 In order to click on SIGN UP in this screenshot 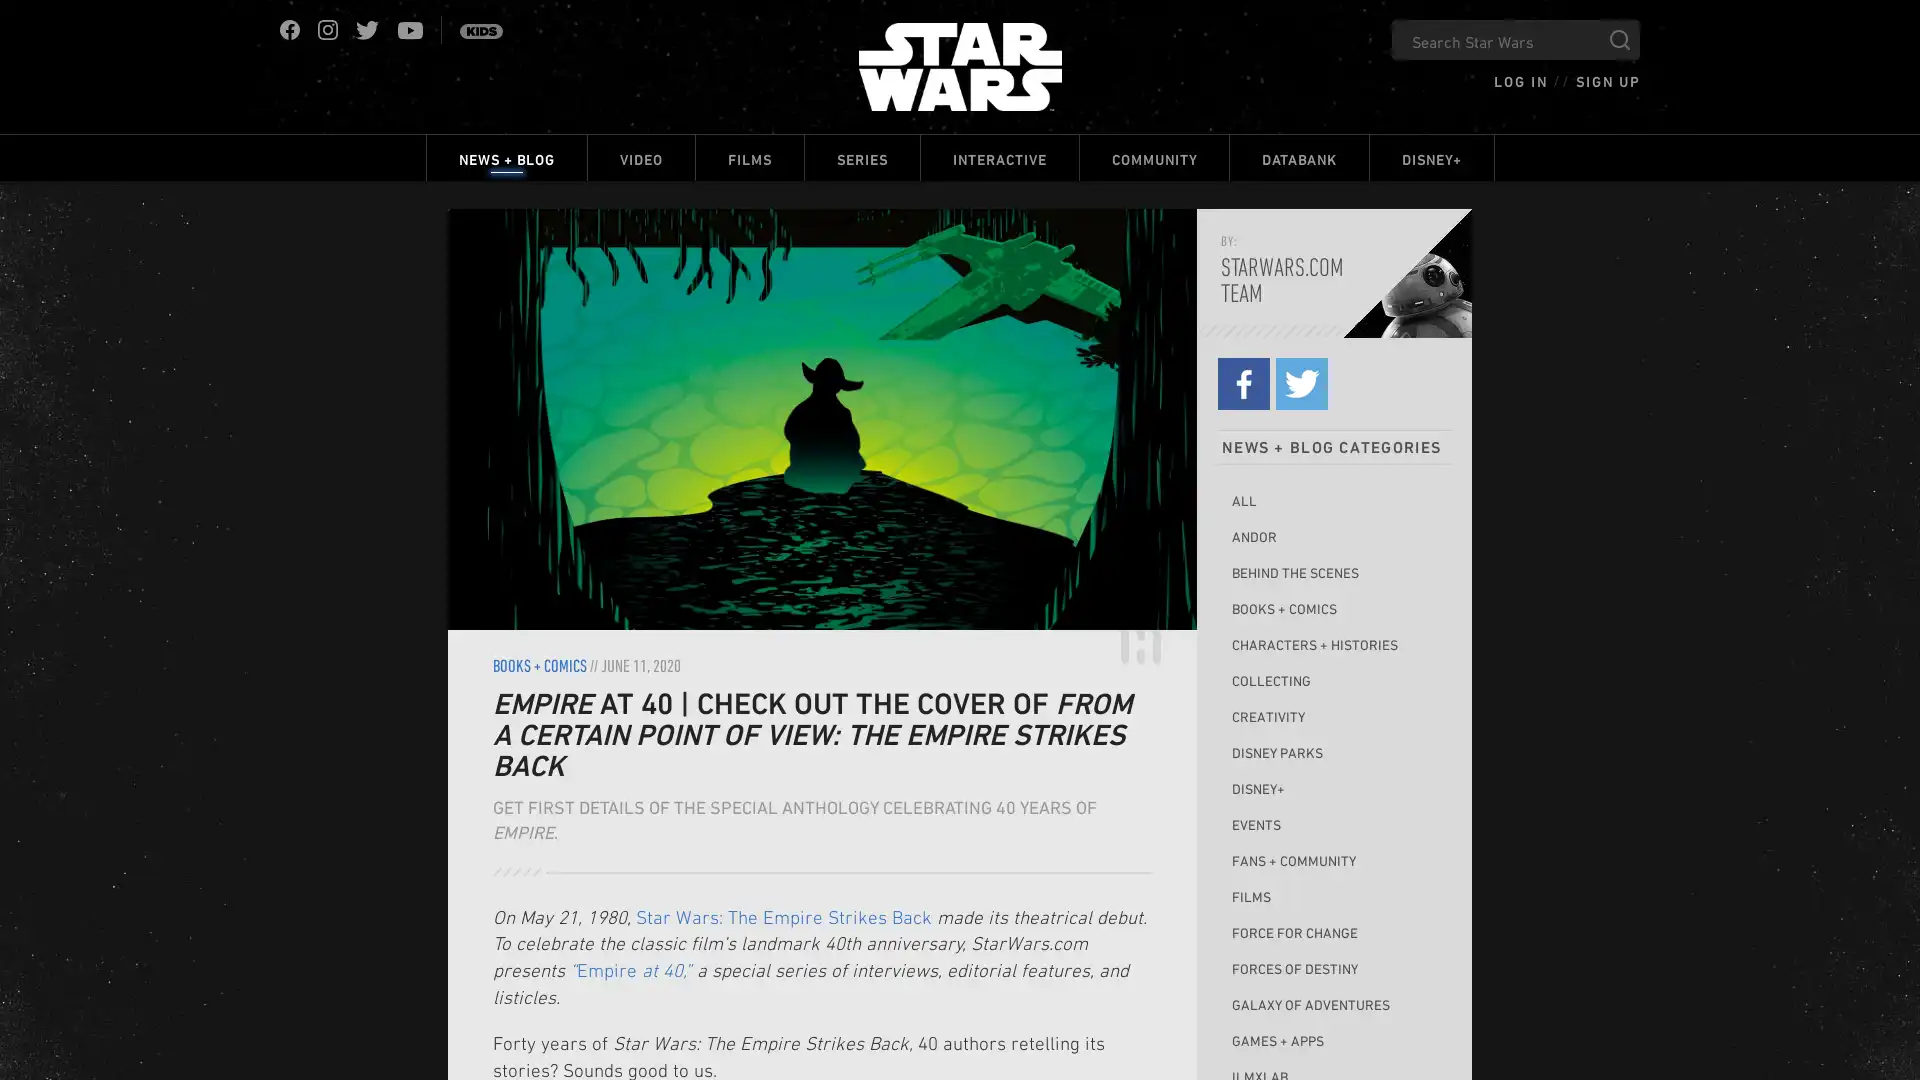, I will do `click(1608, 80)`.